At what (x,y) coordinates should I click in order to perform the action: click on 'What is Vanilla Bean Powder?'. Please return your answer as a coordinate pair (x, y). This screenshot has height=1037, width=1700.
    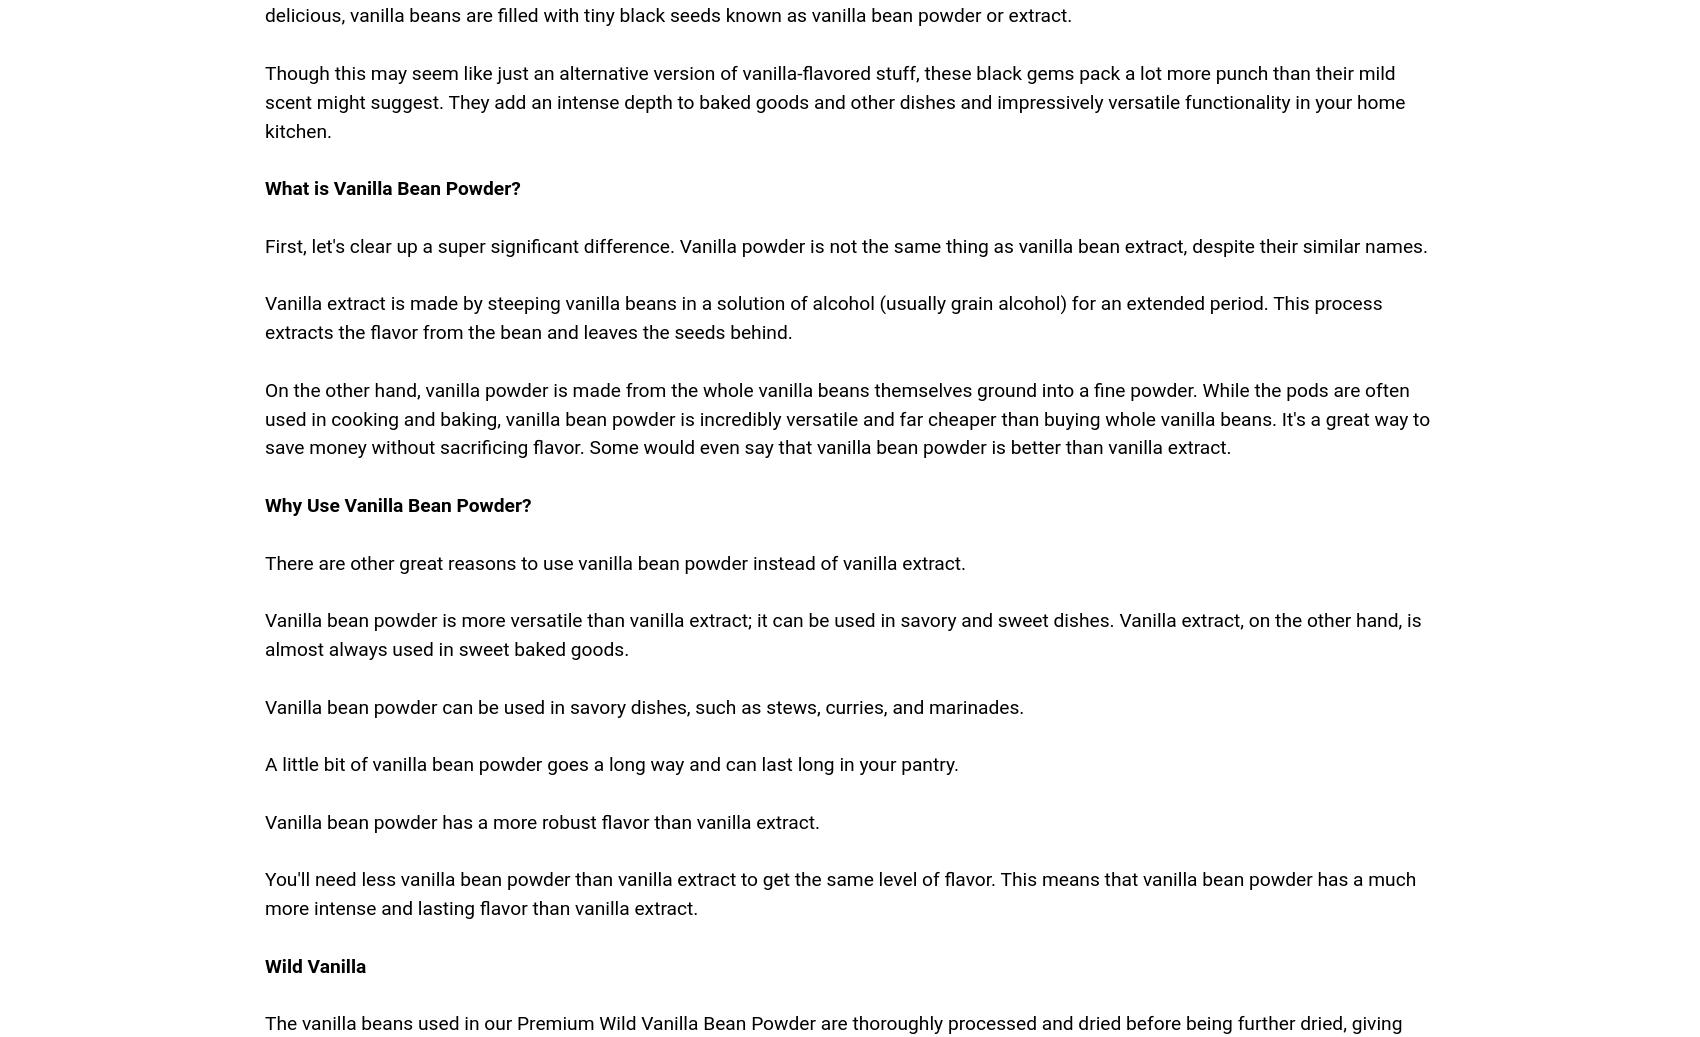
    Looking at the image, I should click on (391, 187).